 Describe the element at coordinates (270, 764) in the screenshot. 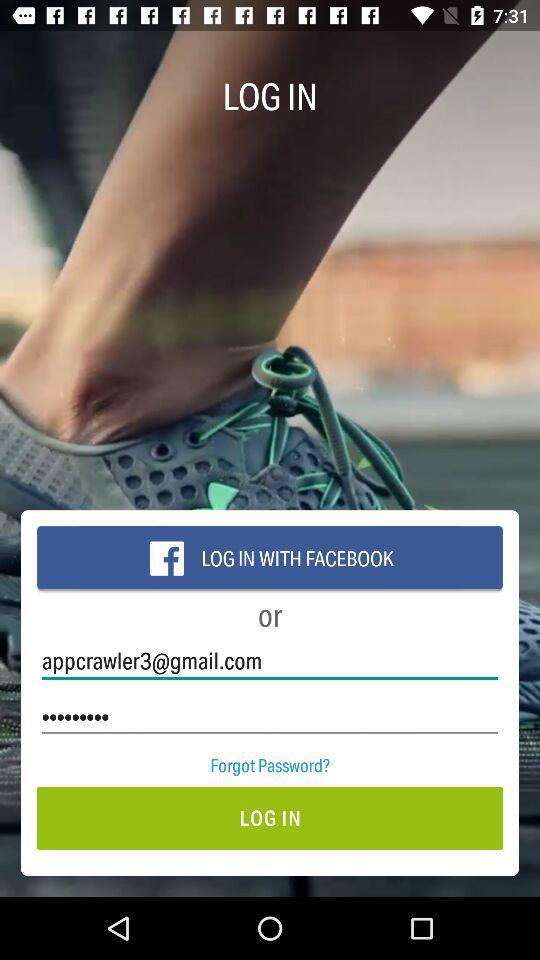

I see `the forgot password? icon` at that location.